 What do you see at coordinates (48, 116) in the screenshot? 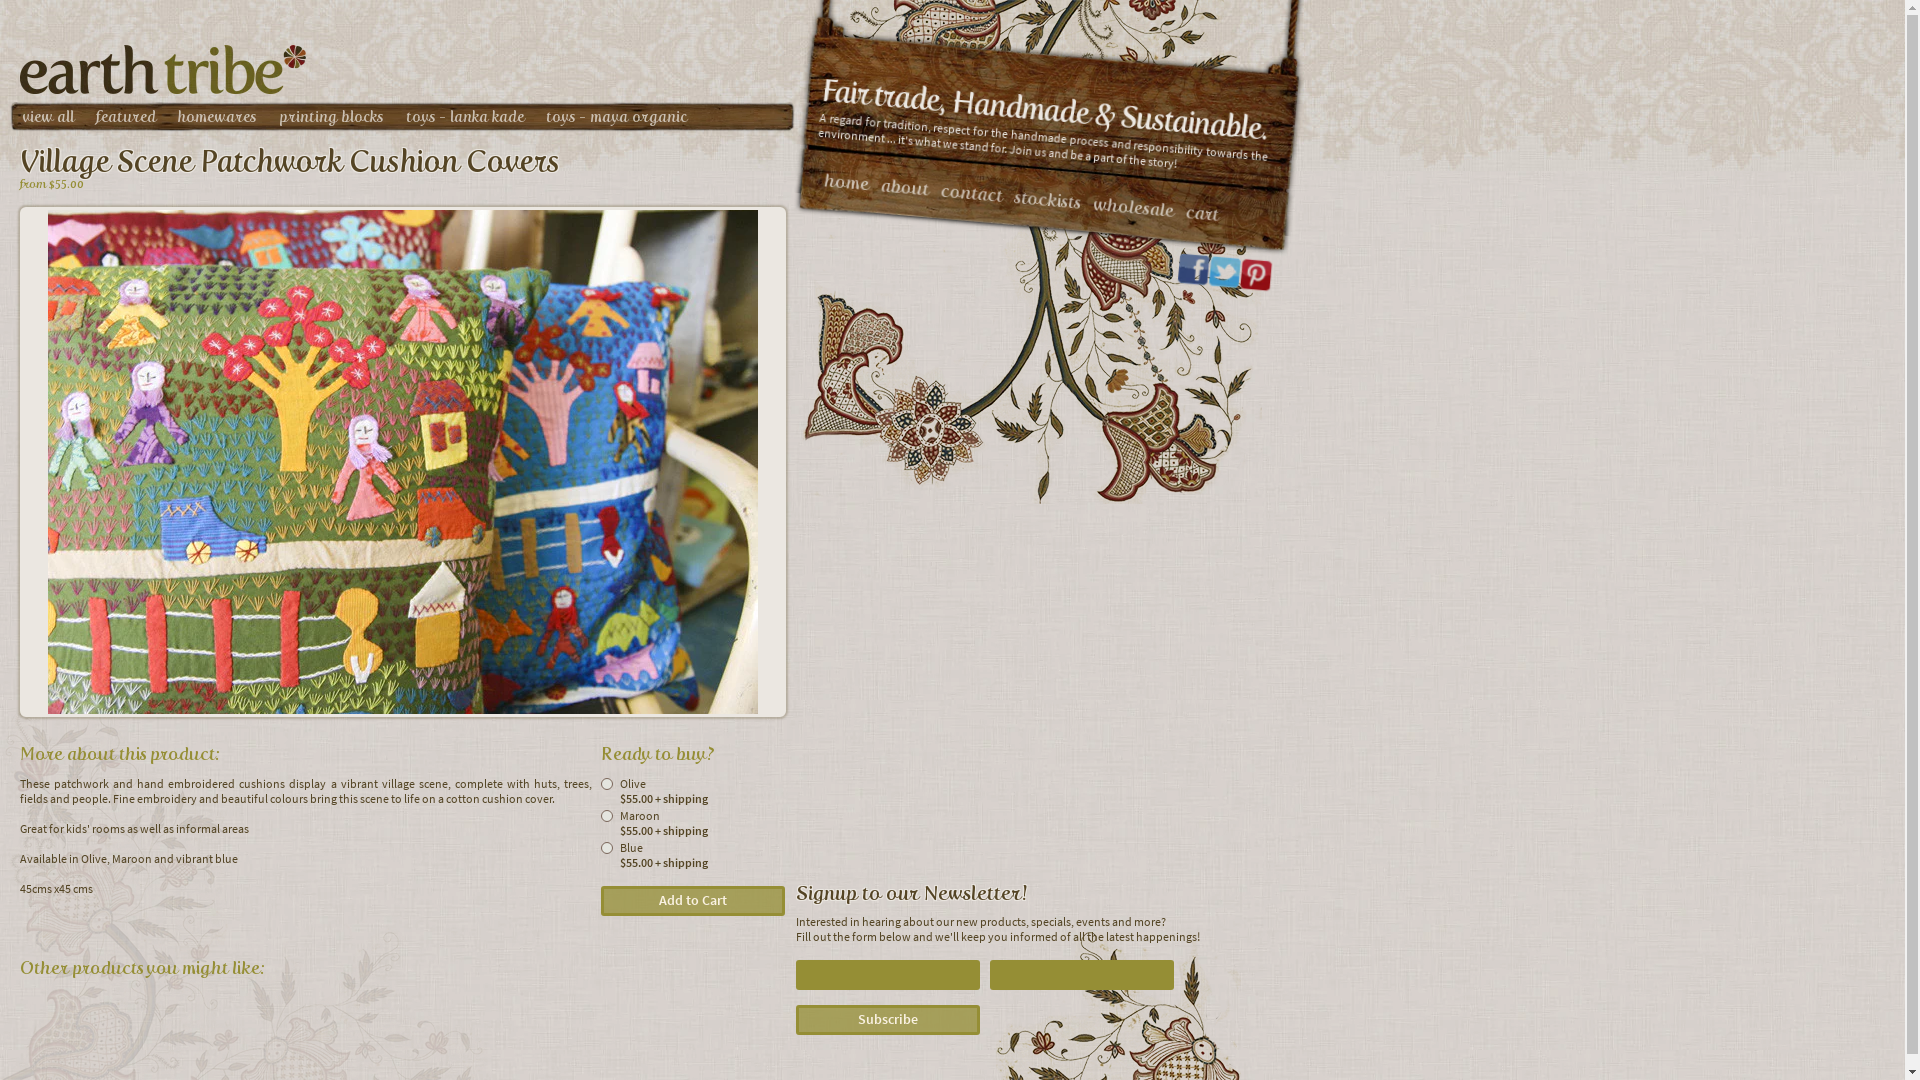
I see `'view all'` at bounding box center [48, 116].